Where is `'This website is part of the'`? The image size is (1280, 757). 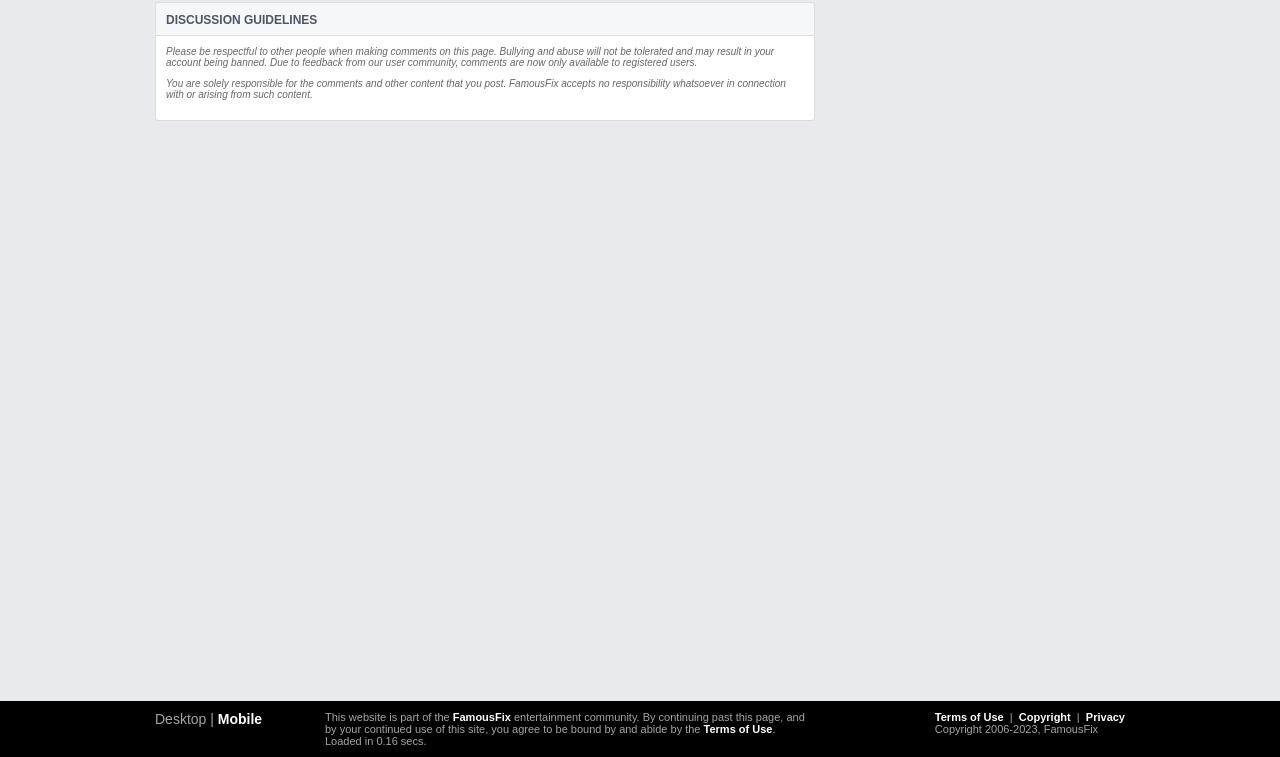 'This website is part of the' is located at coordinates (388, 717).